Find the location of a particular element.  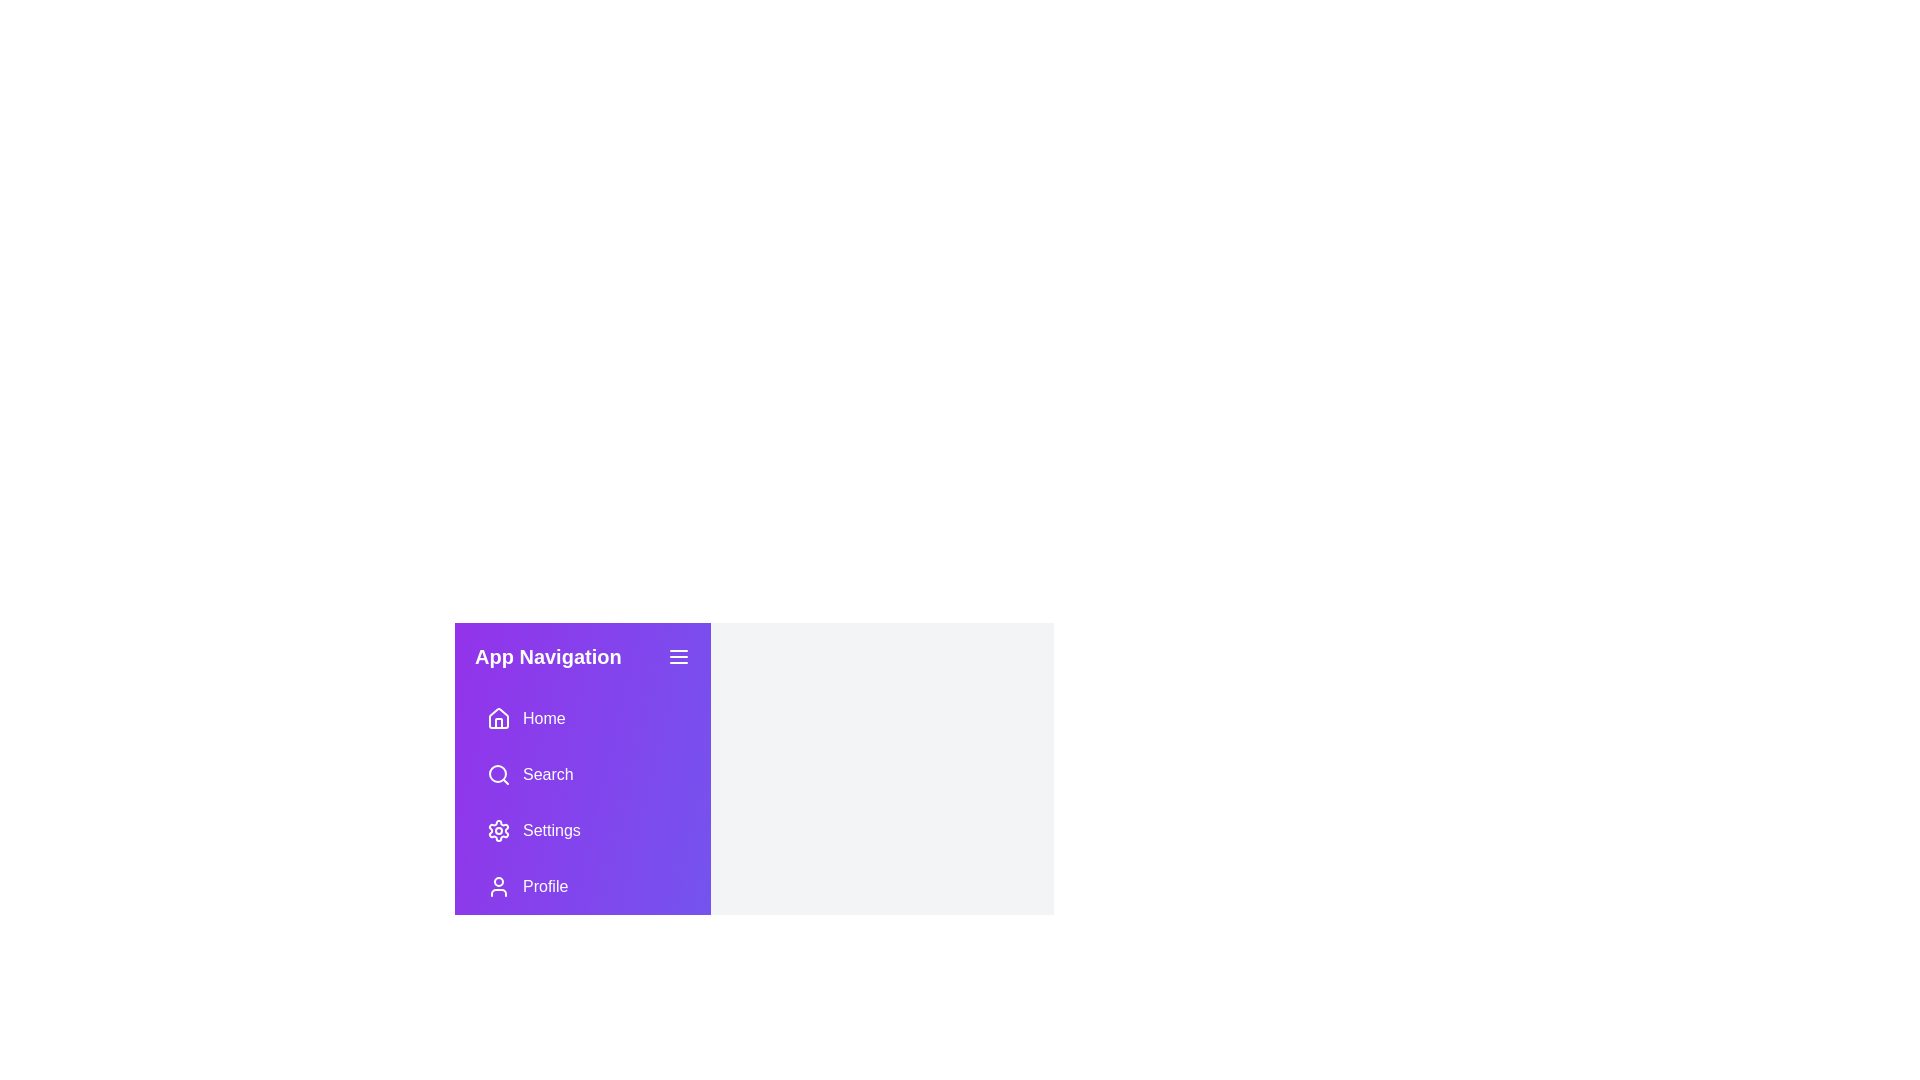

the Profile button in the navigation drawer to navigate to the corresponding section is located at coordinates (581, 886).